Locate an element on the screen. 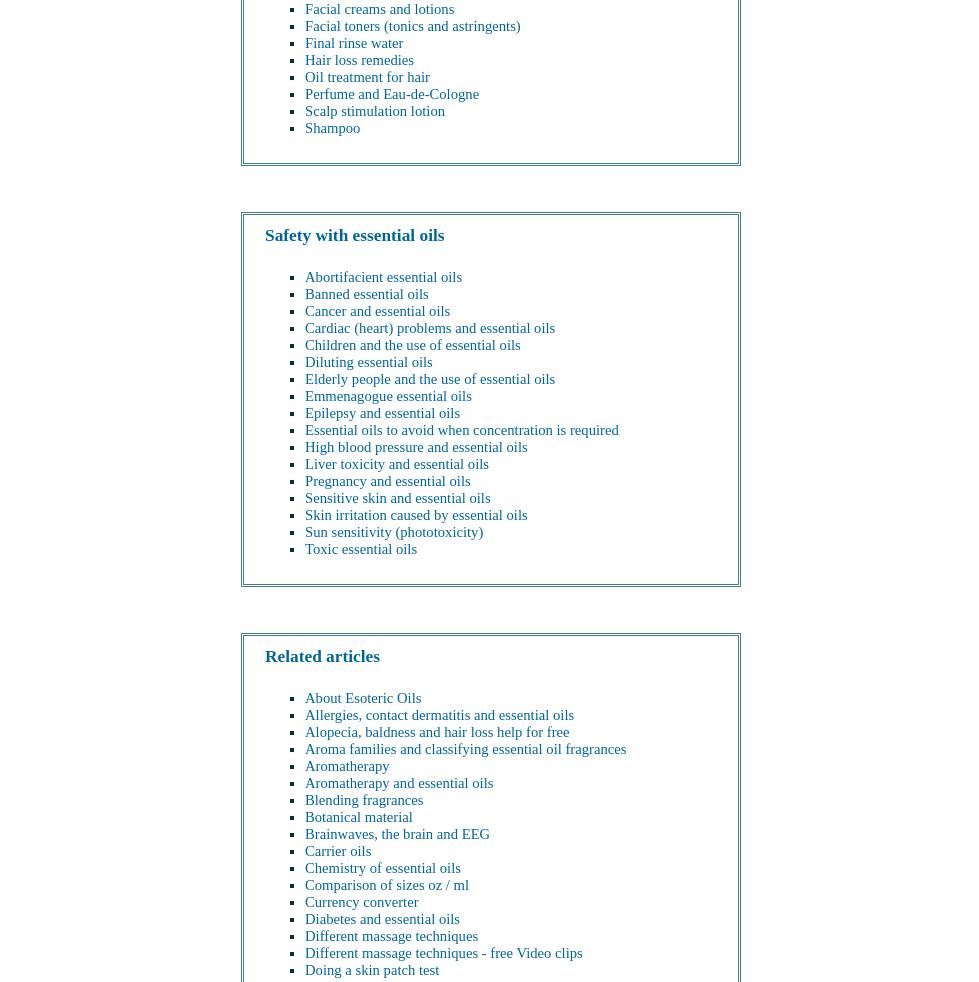 This screenshot has height=982, width=979. 'Aromatherapy' is located at coordinates (346, 765).